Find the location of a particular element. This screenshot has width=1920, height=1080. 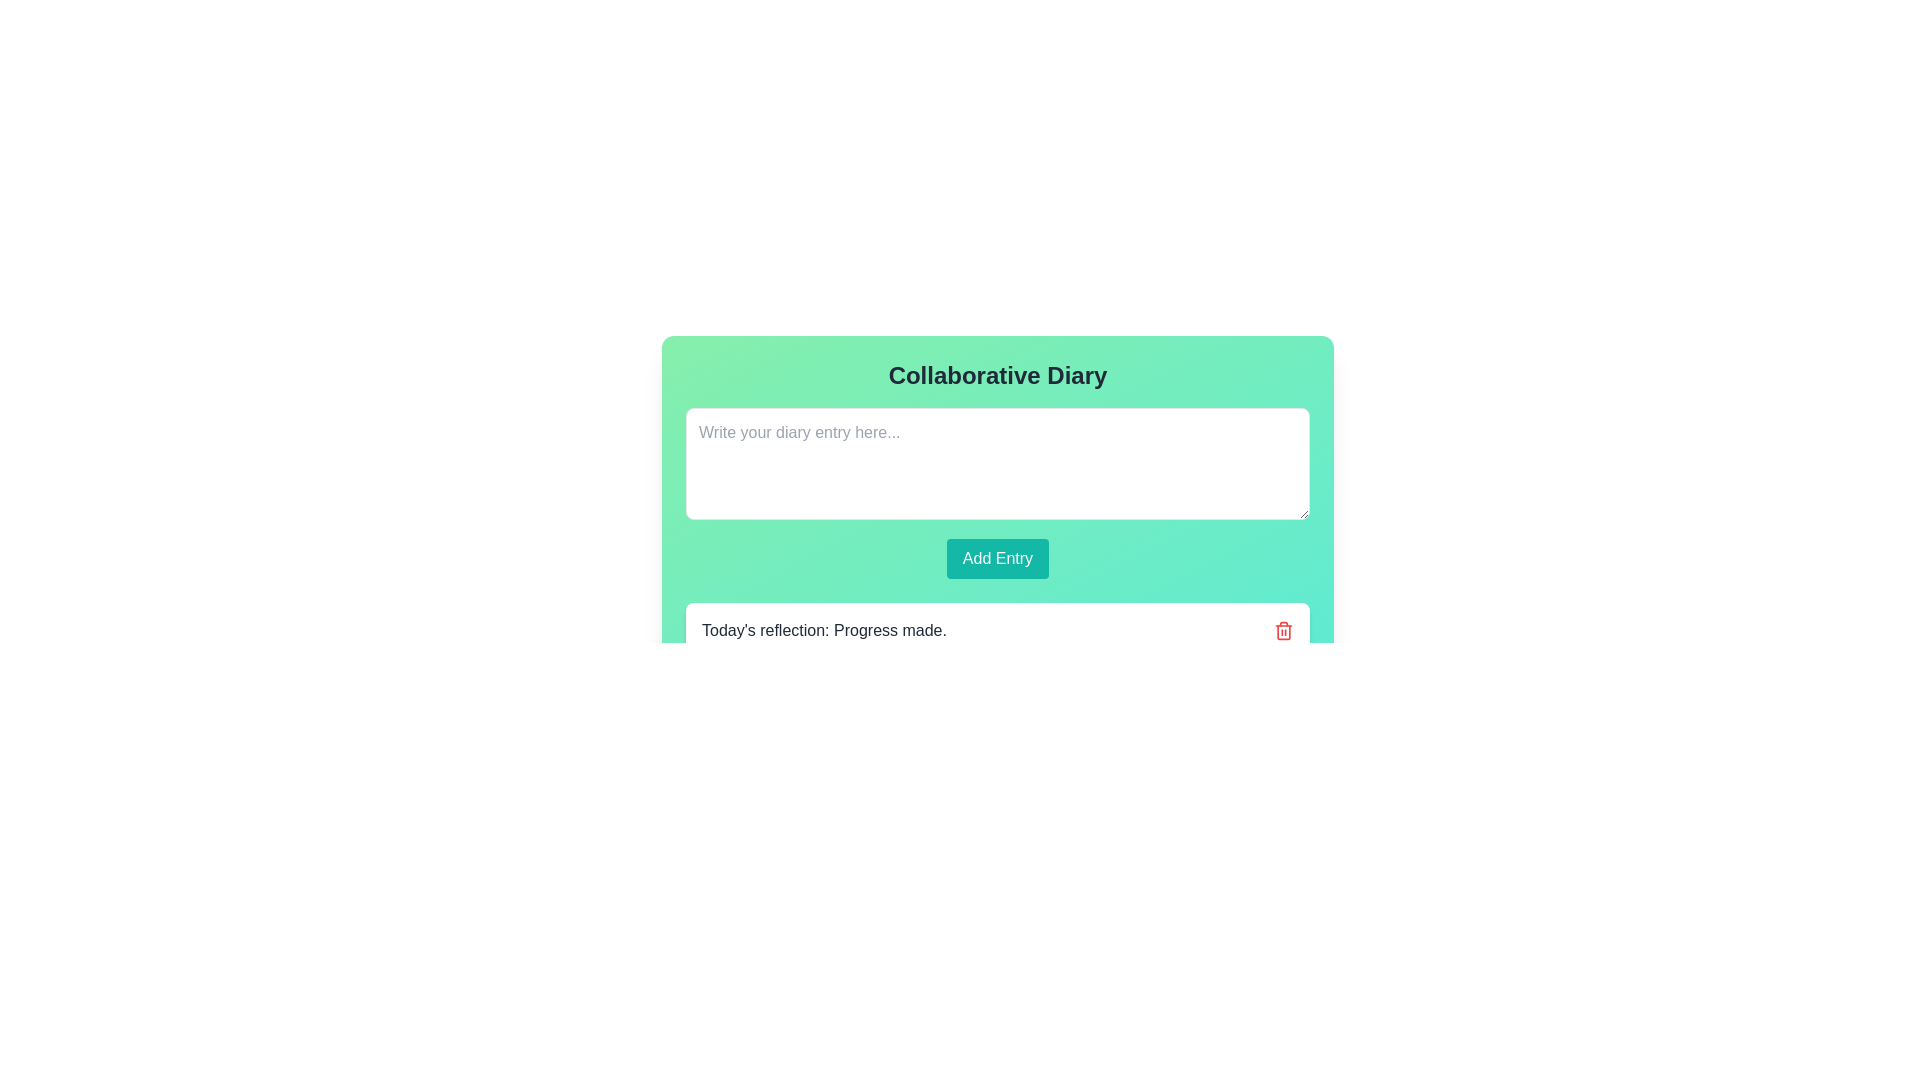

the title text at the top of the card, which indicates its purpose or subject matter is located at coordinates (998, 375).